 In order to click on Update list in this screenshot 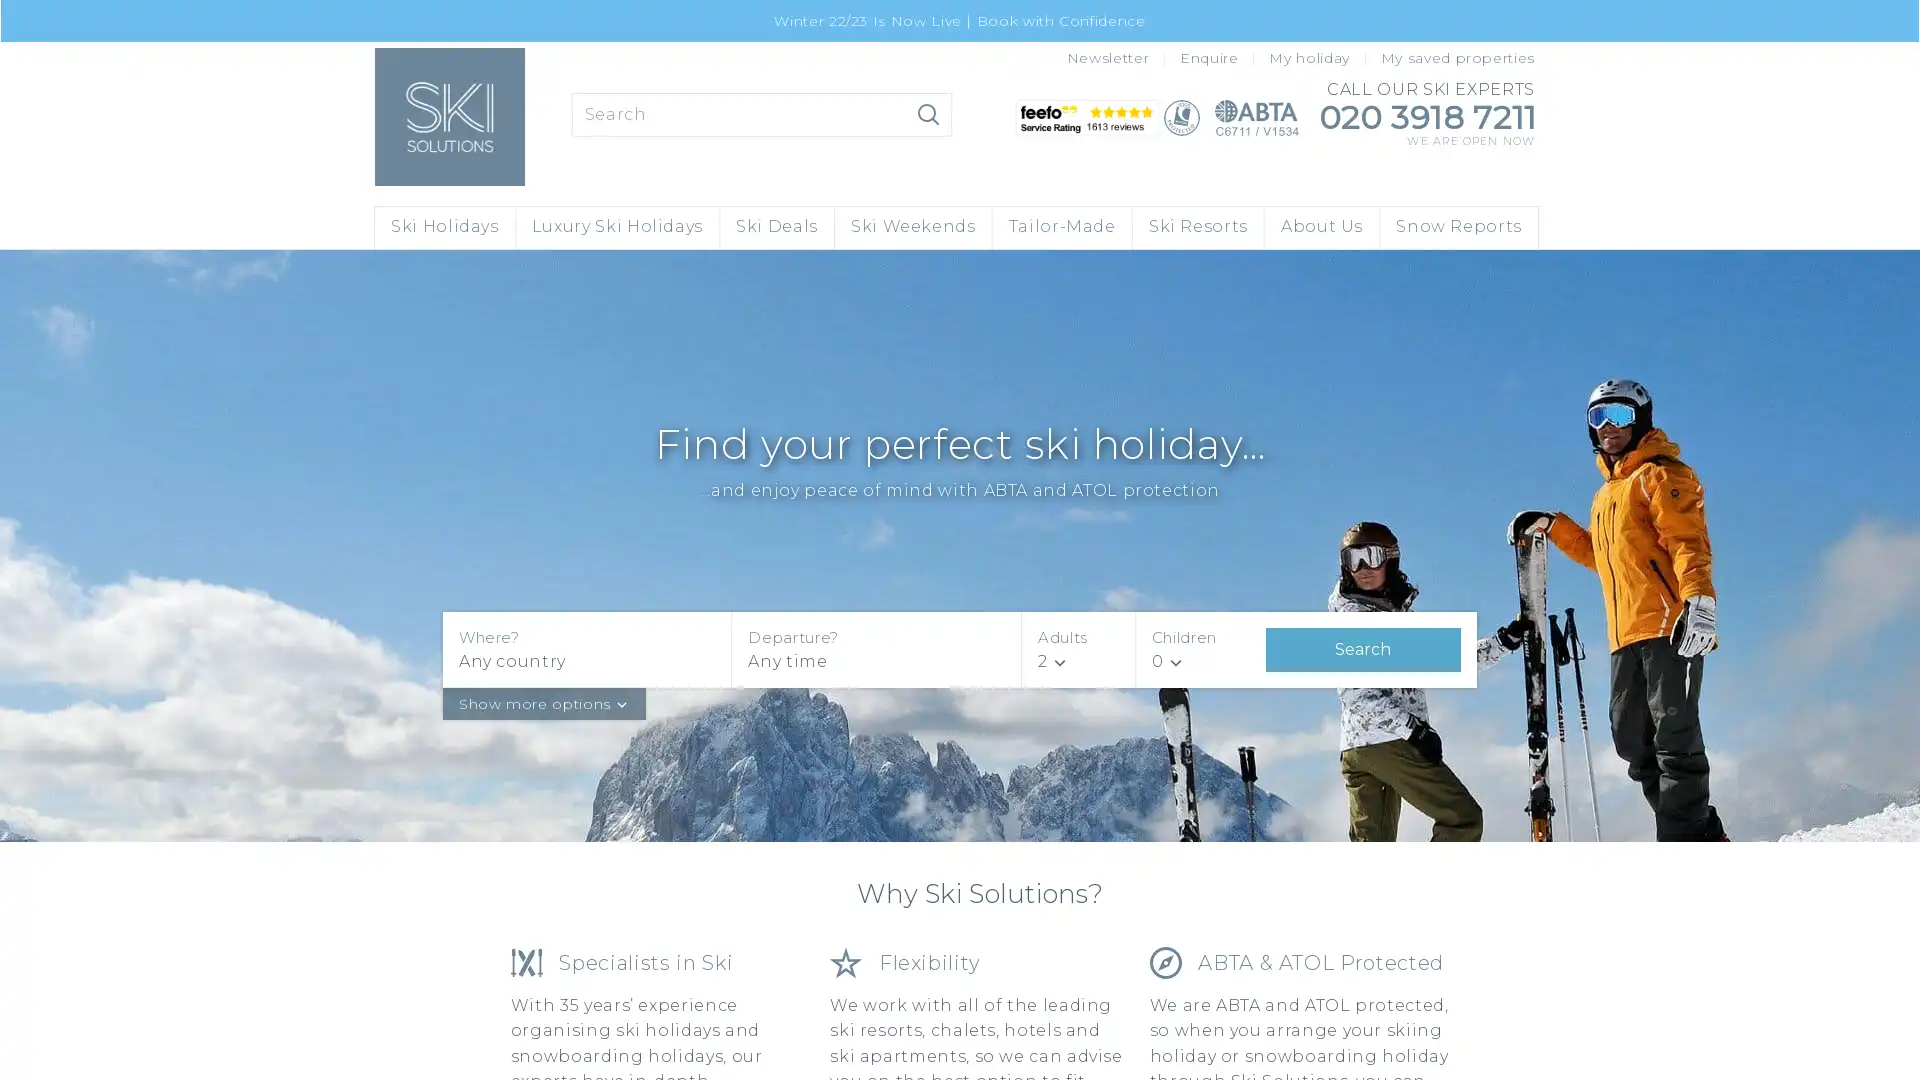, I will do `click(928, 114)`.